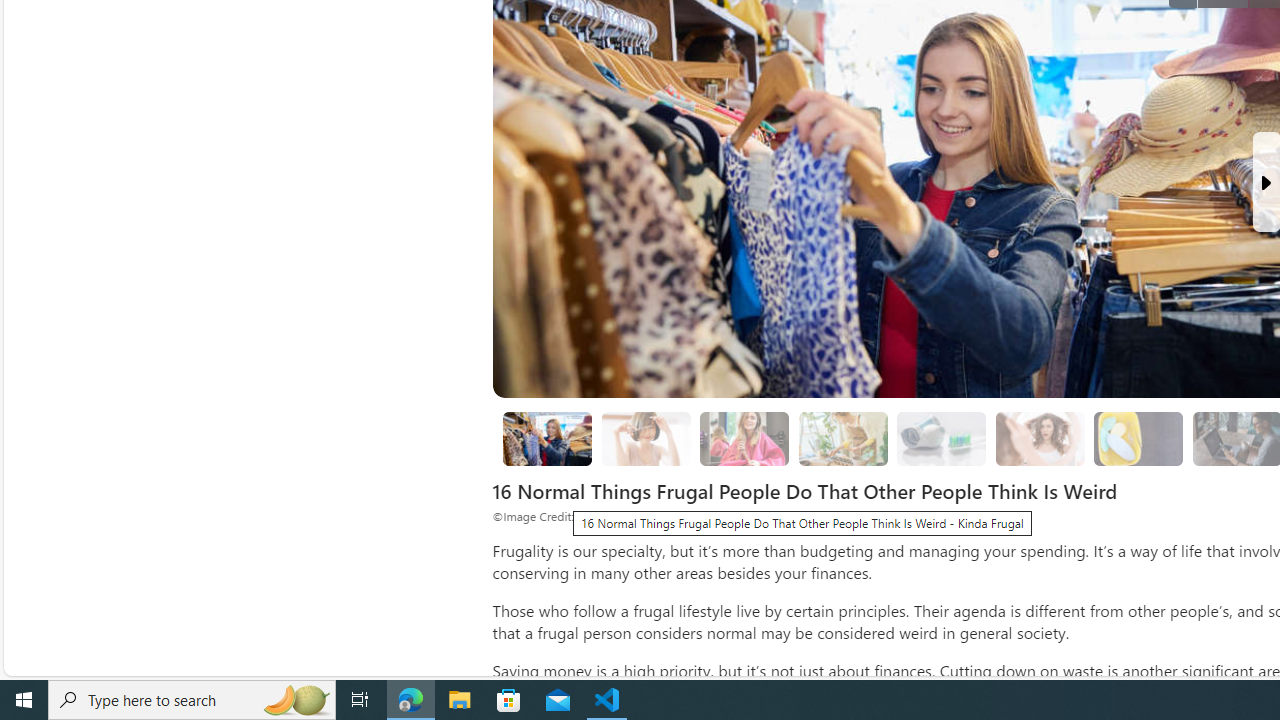  I want to click on '8. Thrift Shopping', so click(547, 438).